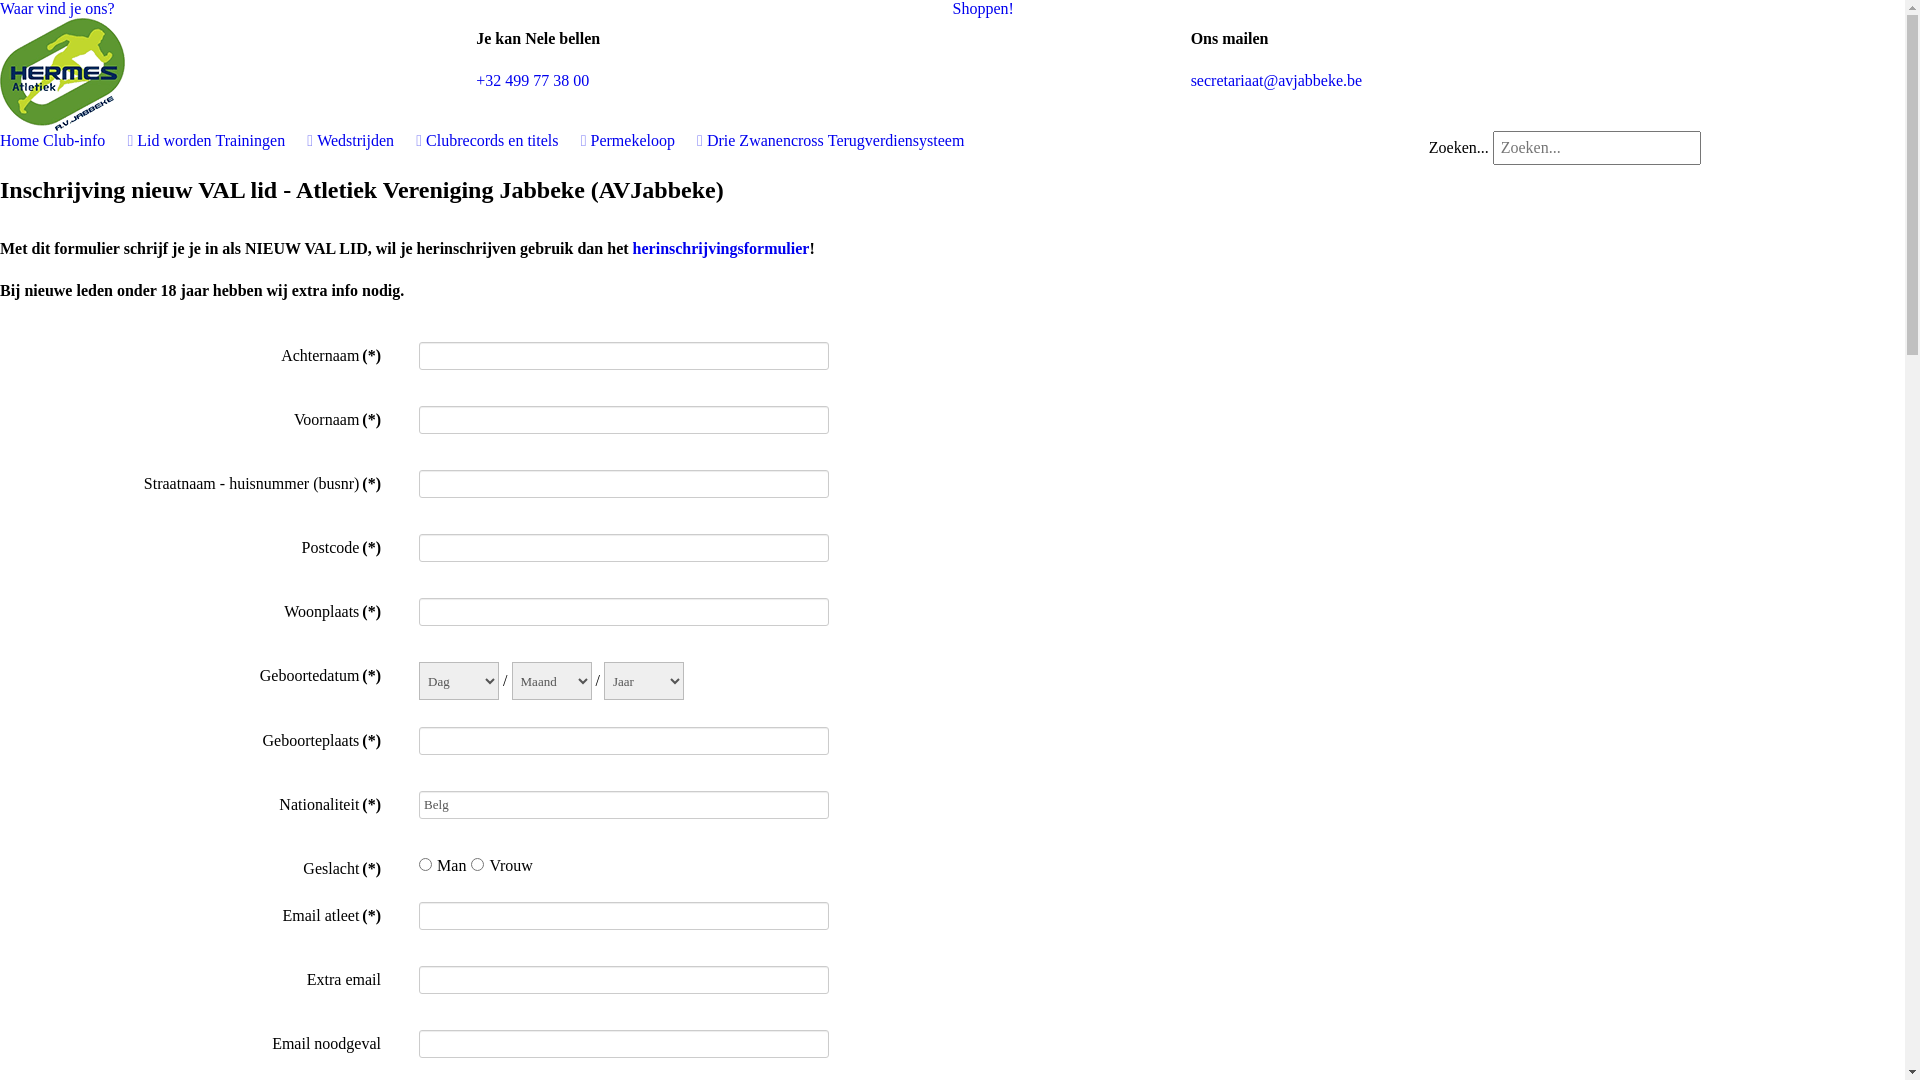 Image resolution: width=1920 pixels, height=1080 pixels. Describe the element at coordinates (263, 139) in the screenshot. I see `'Trainingen'` at that location.